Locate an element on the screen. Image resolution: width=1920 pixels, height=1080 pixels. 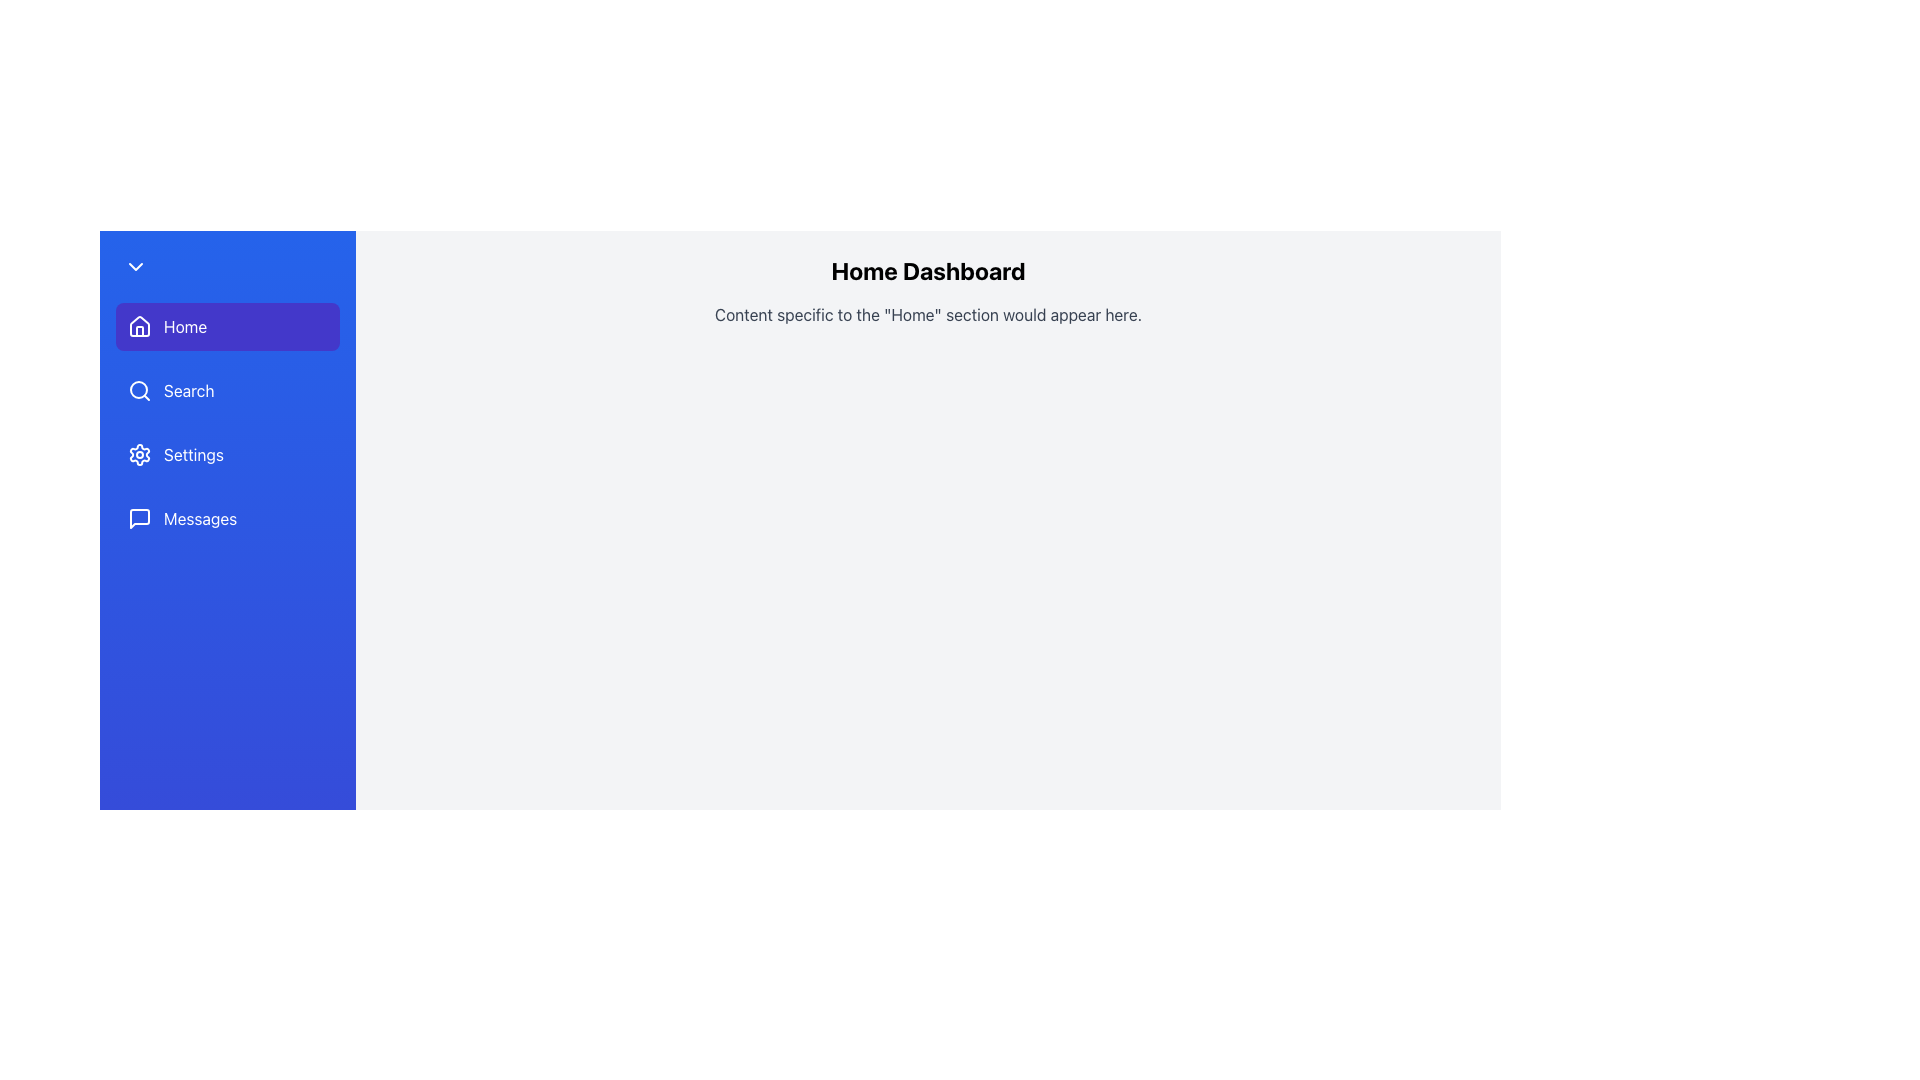
the button located in the left navigation sidebar, above the 'Home' section button is located at coordinates (227, 265).